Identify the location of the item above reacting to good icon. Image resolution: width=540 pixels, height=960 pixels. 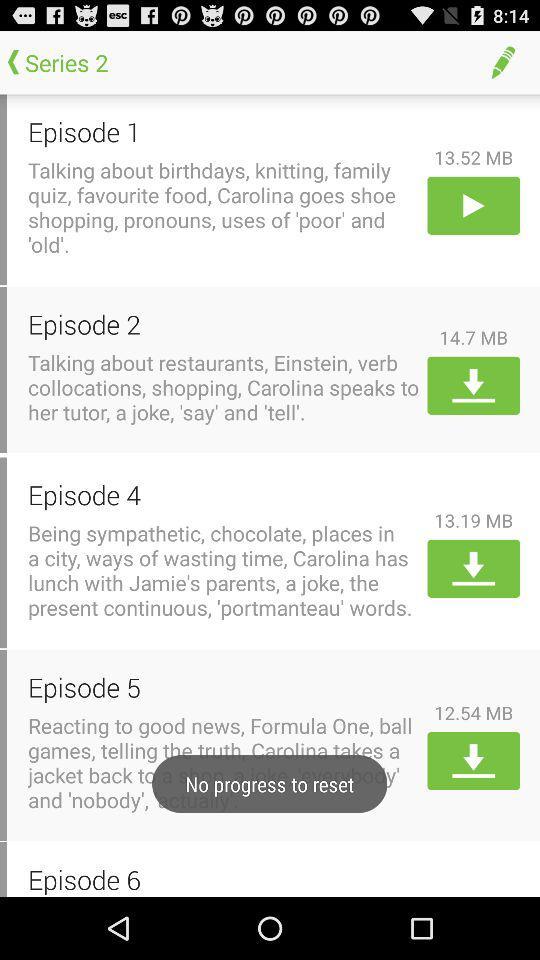
(223, 687).